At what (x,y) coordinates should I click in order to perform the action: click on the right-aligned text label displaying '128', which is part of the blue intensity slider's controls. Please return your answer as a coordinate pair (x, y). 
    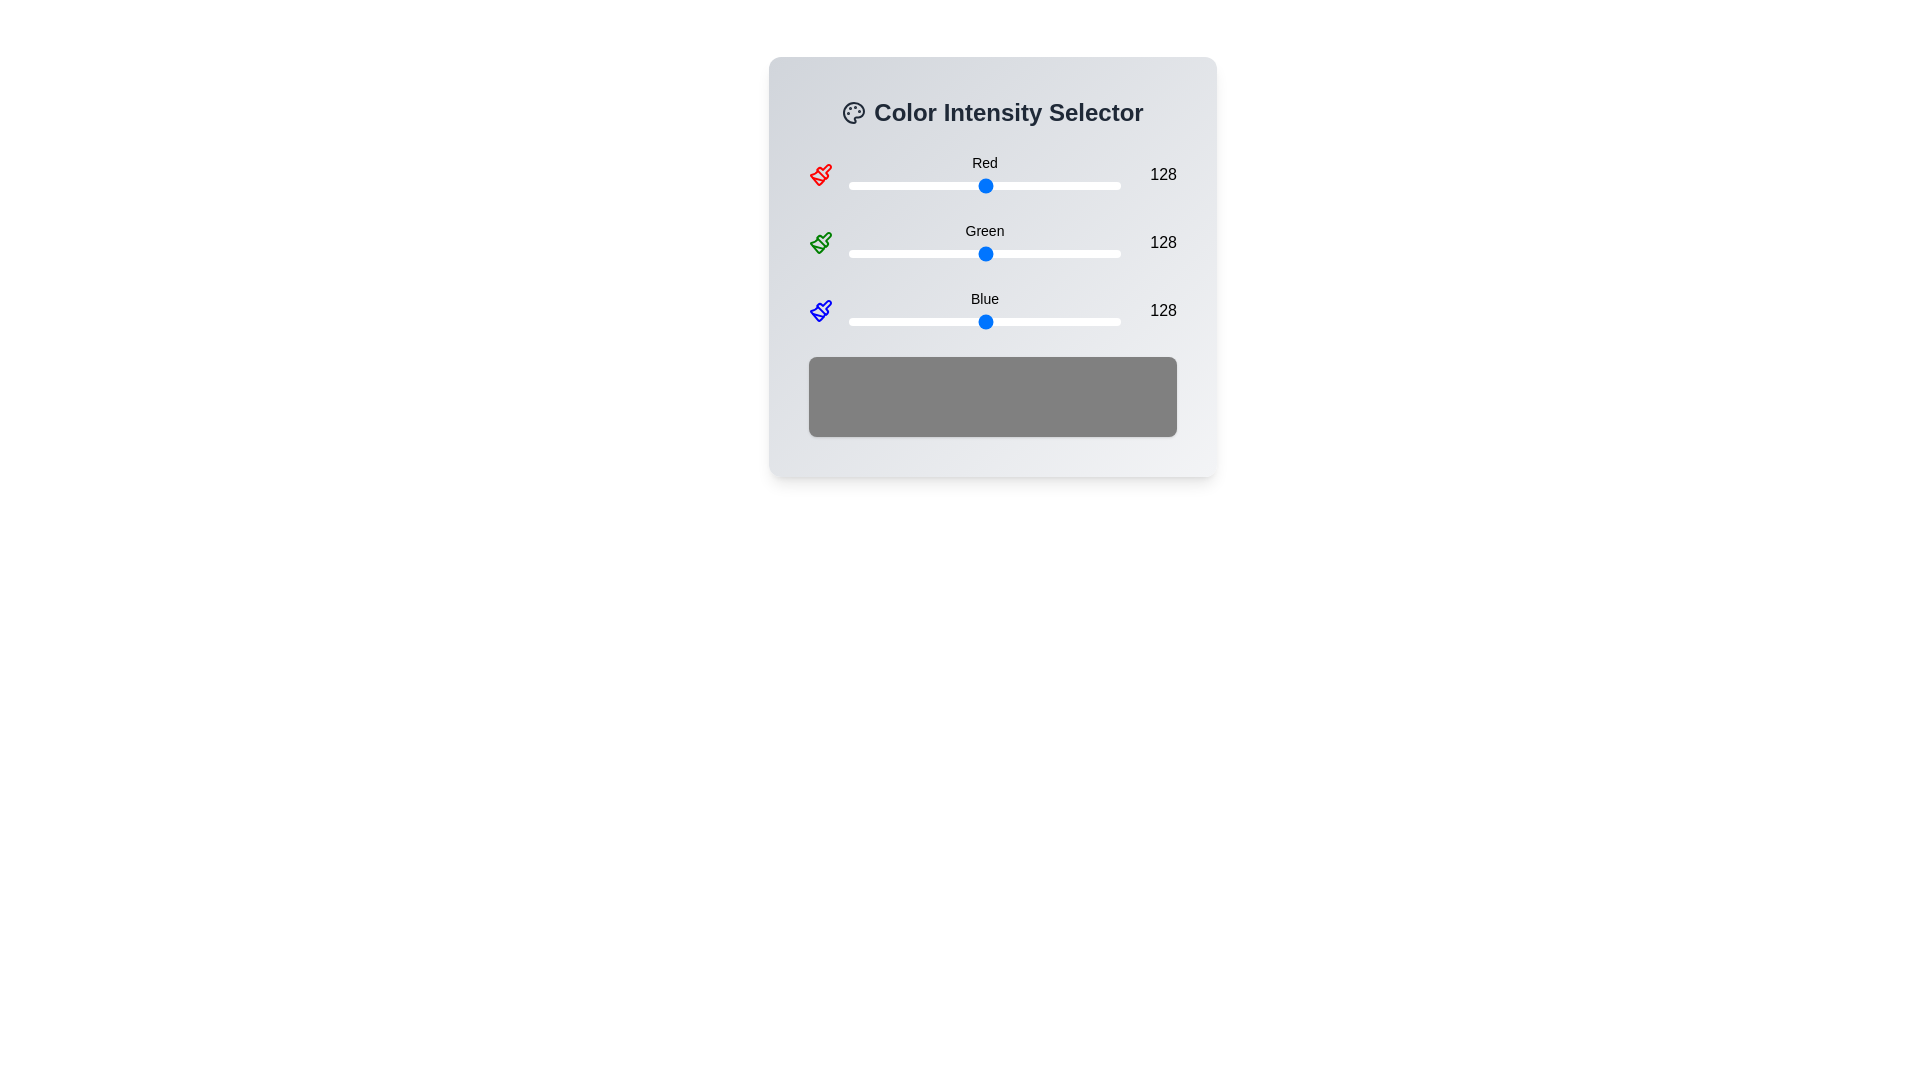
    Looking at the image, I should click on (1156, 311).